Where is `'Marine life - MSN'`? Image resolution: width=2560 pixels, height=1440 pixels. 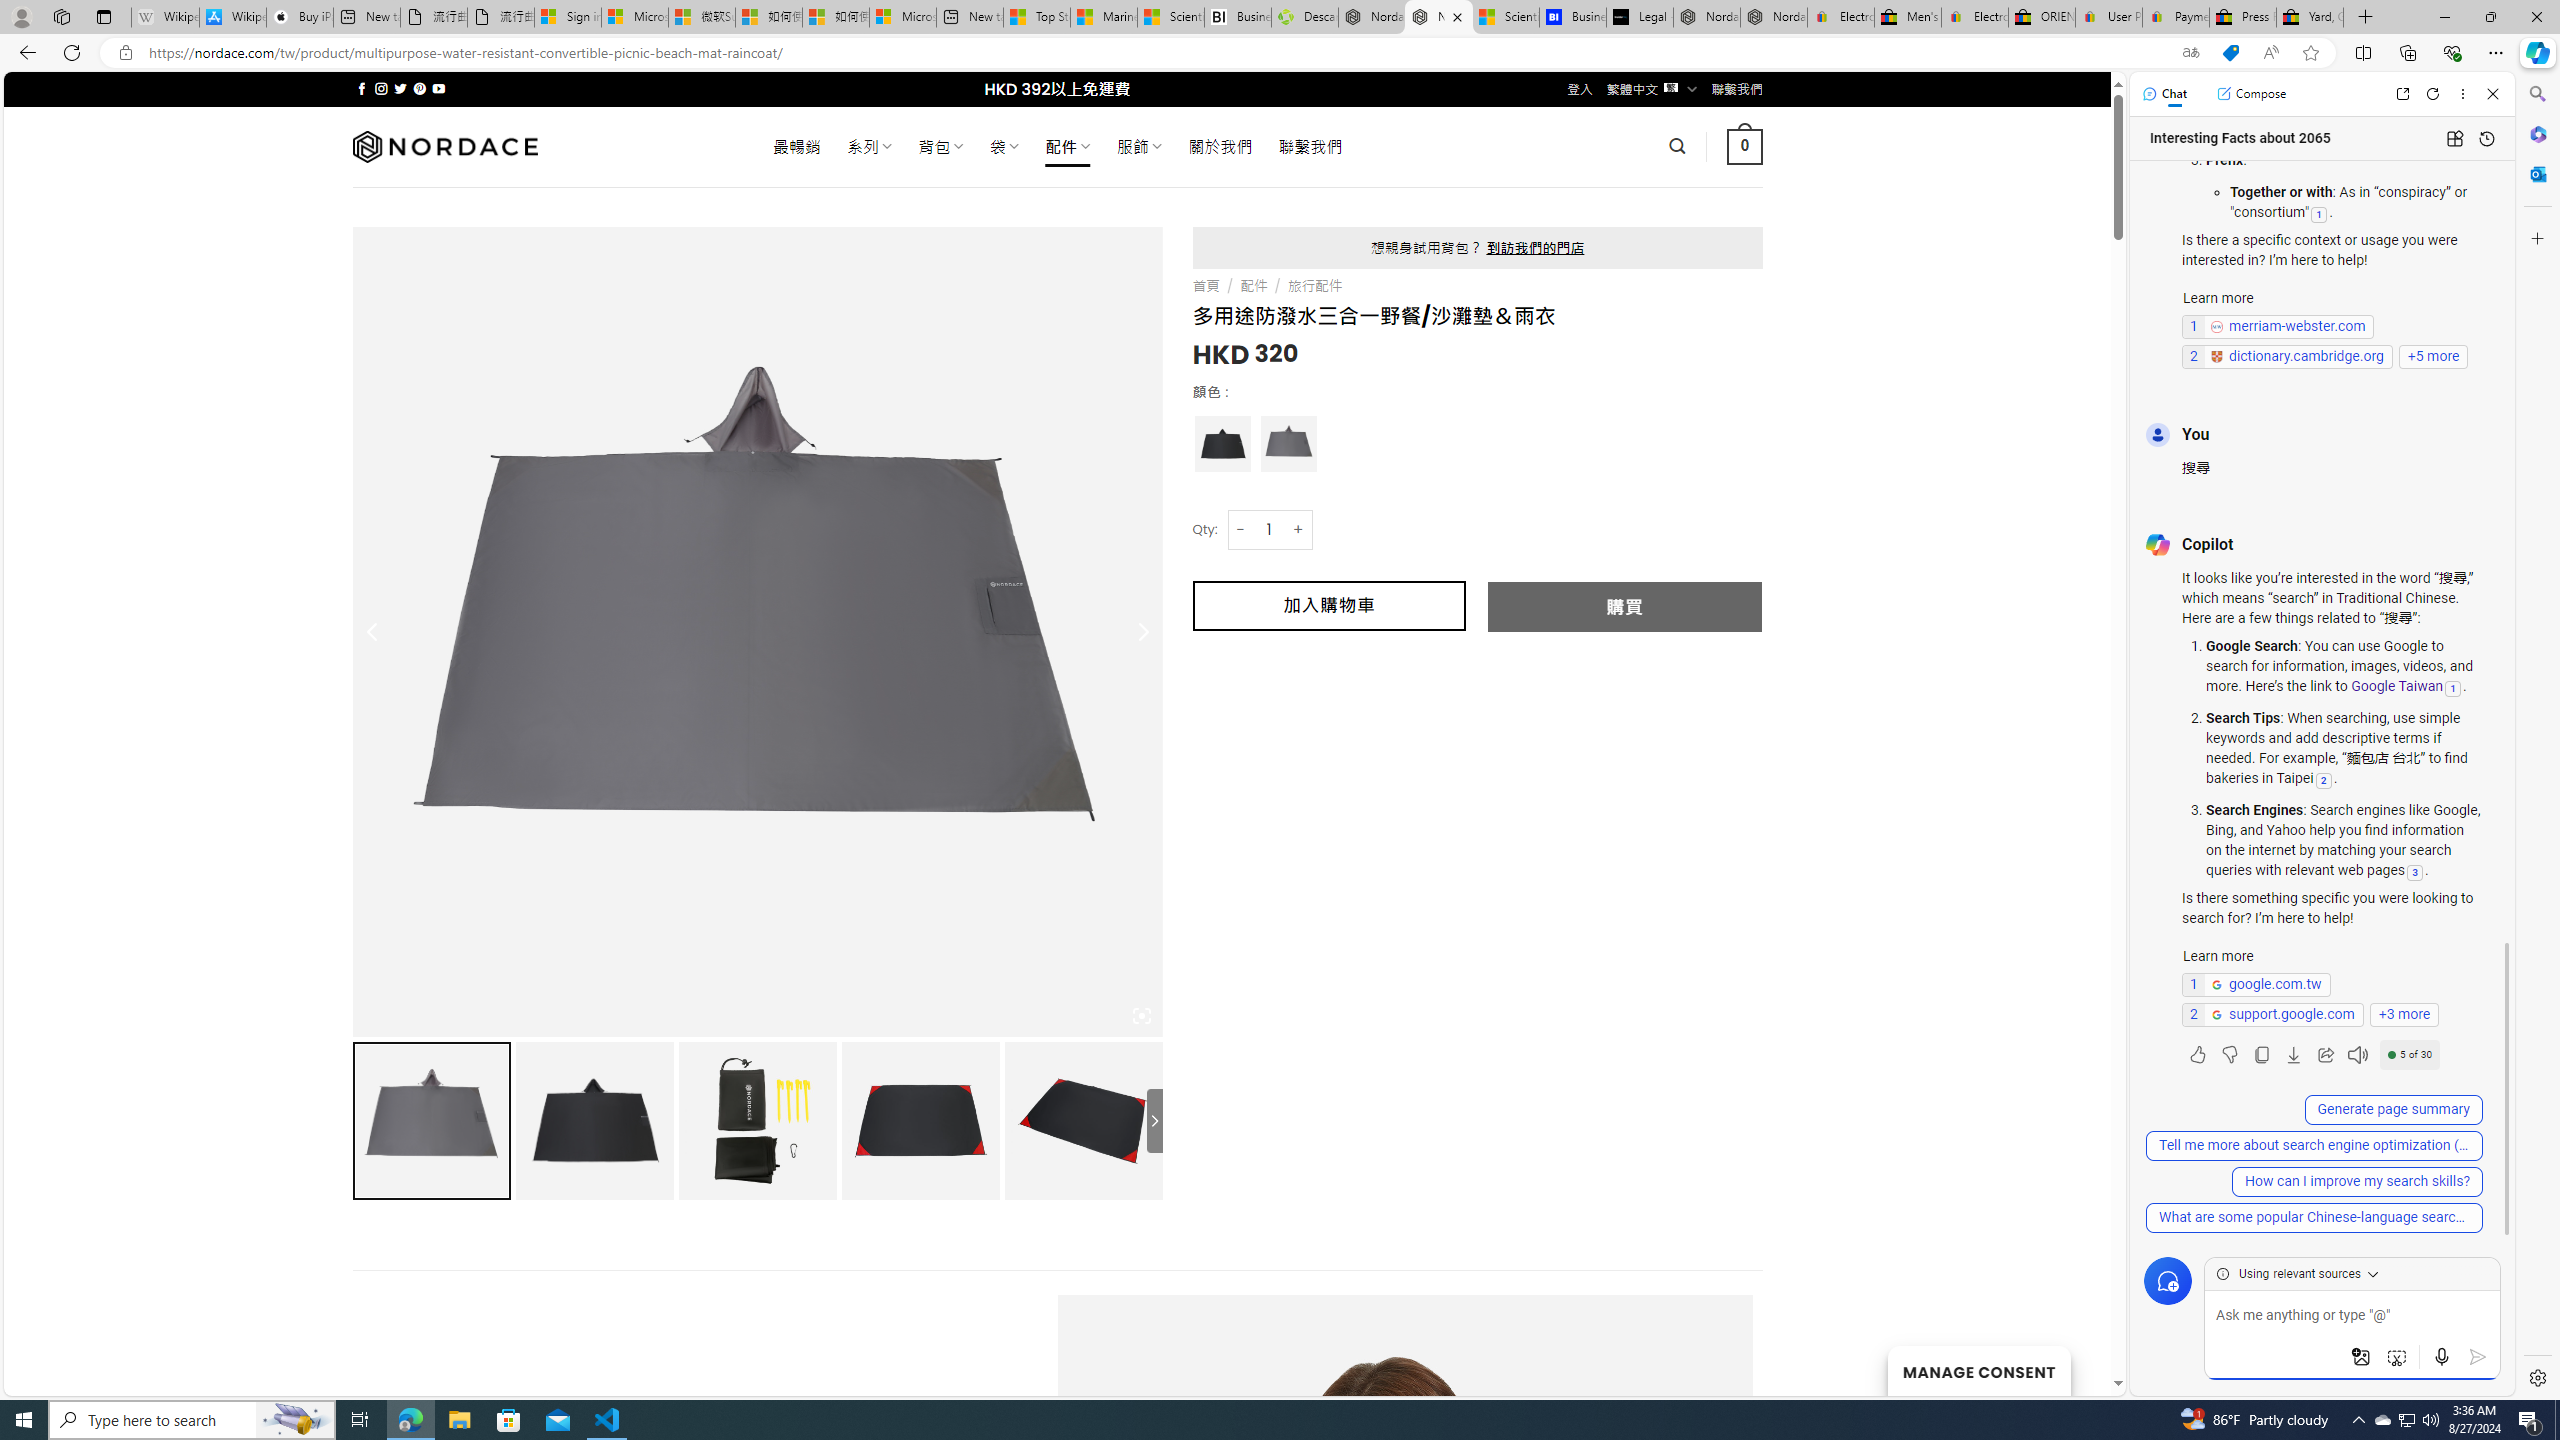
'Marine life - MSN' is located at coordinates (1104, 16).